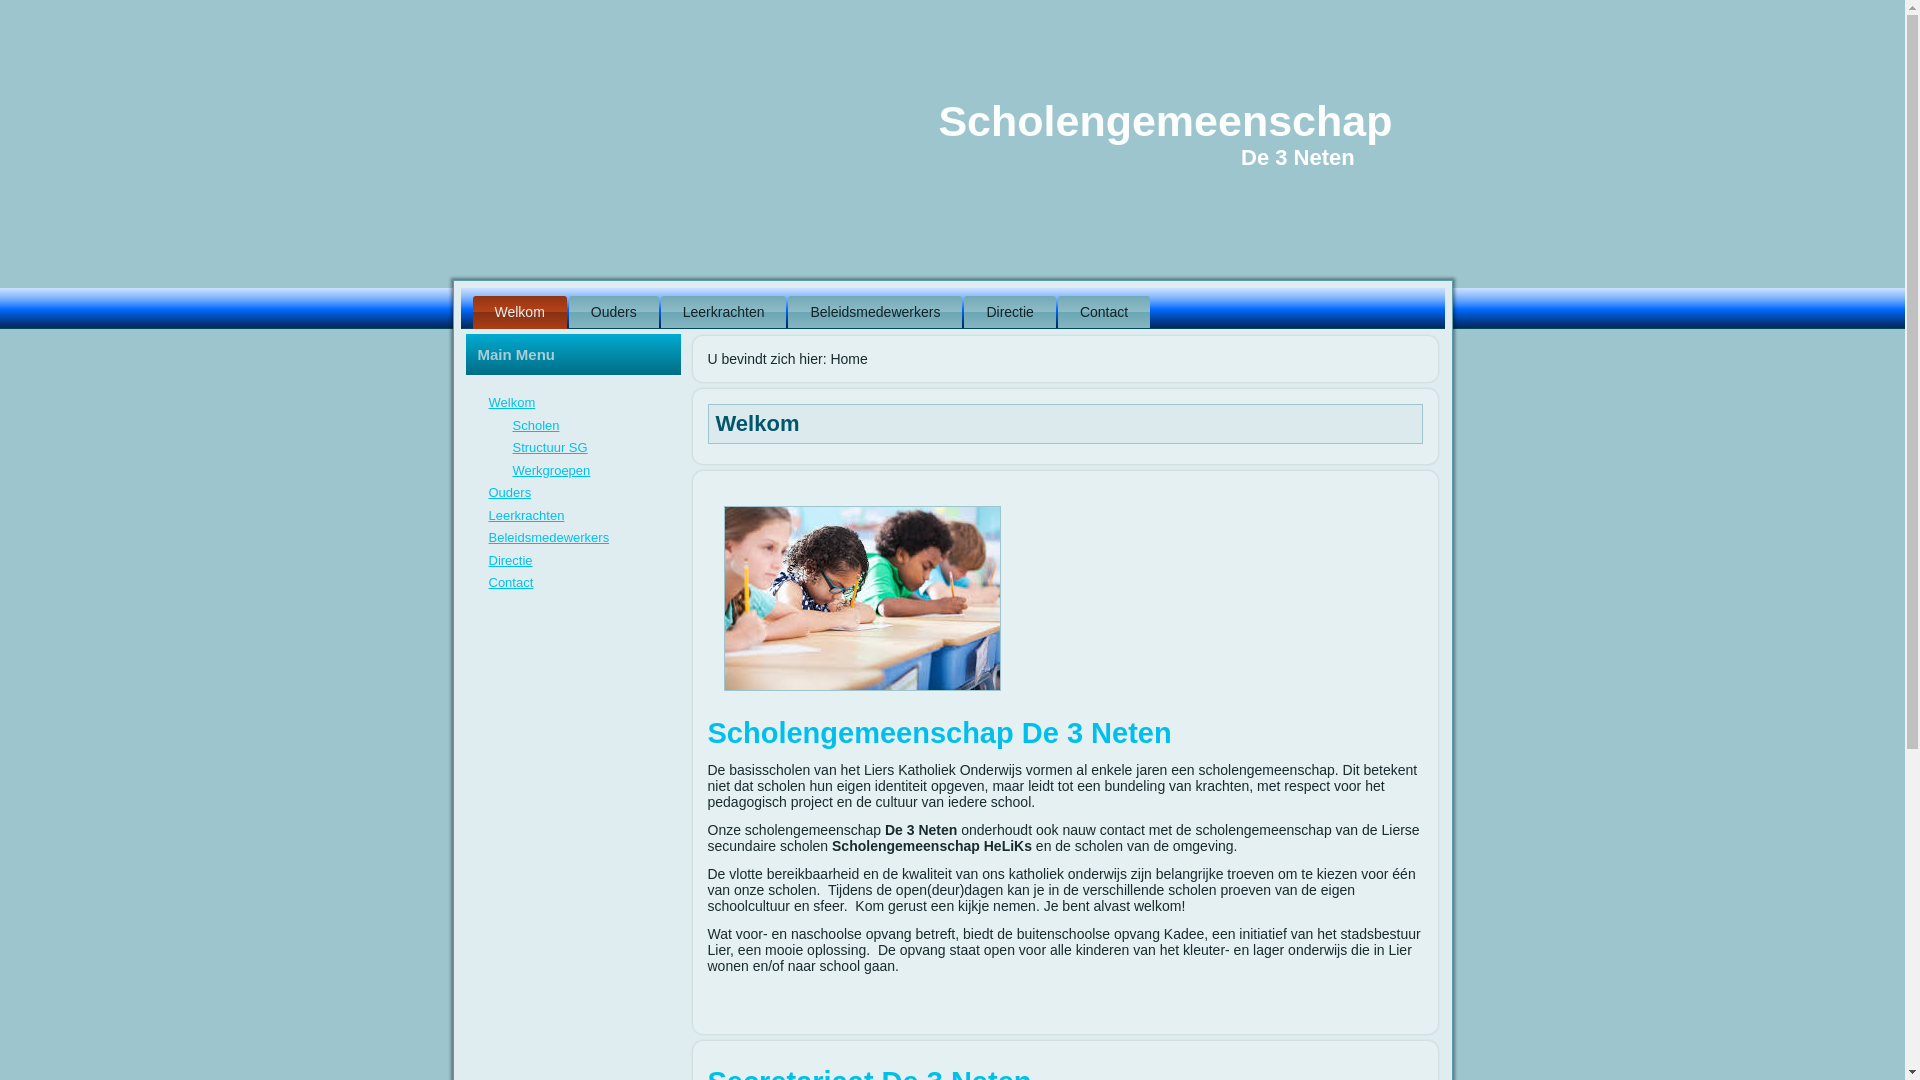  Describe the element at coordinates (549, 446) in the screenshot. I see `'Structuur SG'` at that location.